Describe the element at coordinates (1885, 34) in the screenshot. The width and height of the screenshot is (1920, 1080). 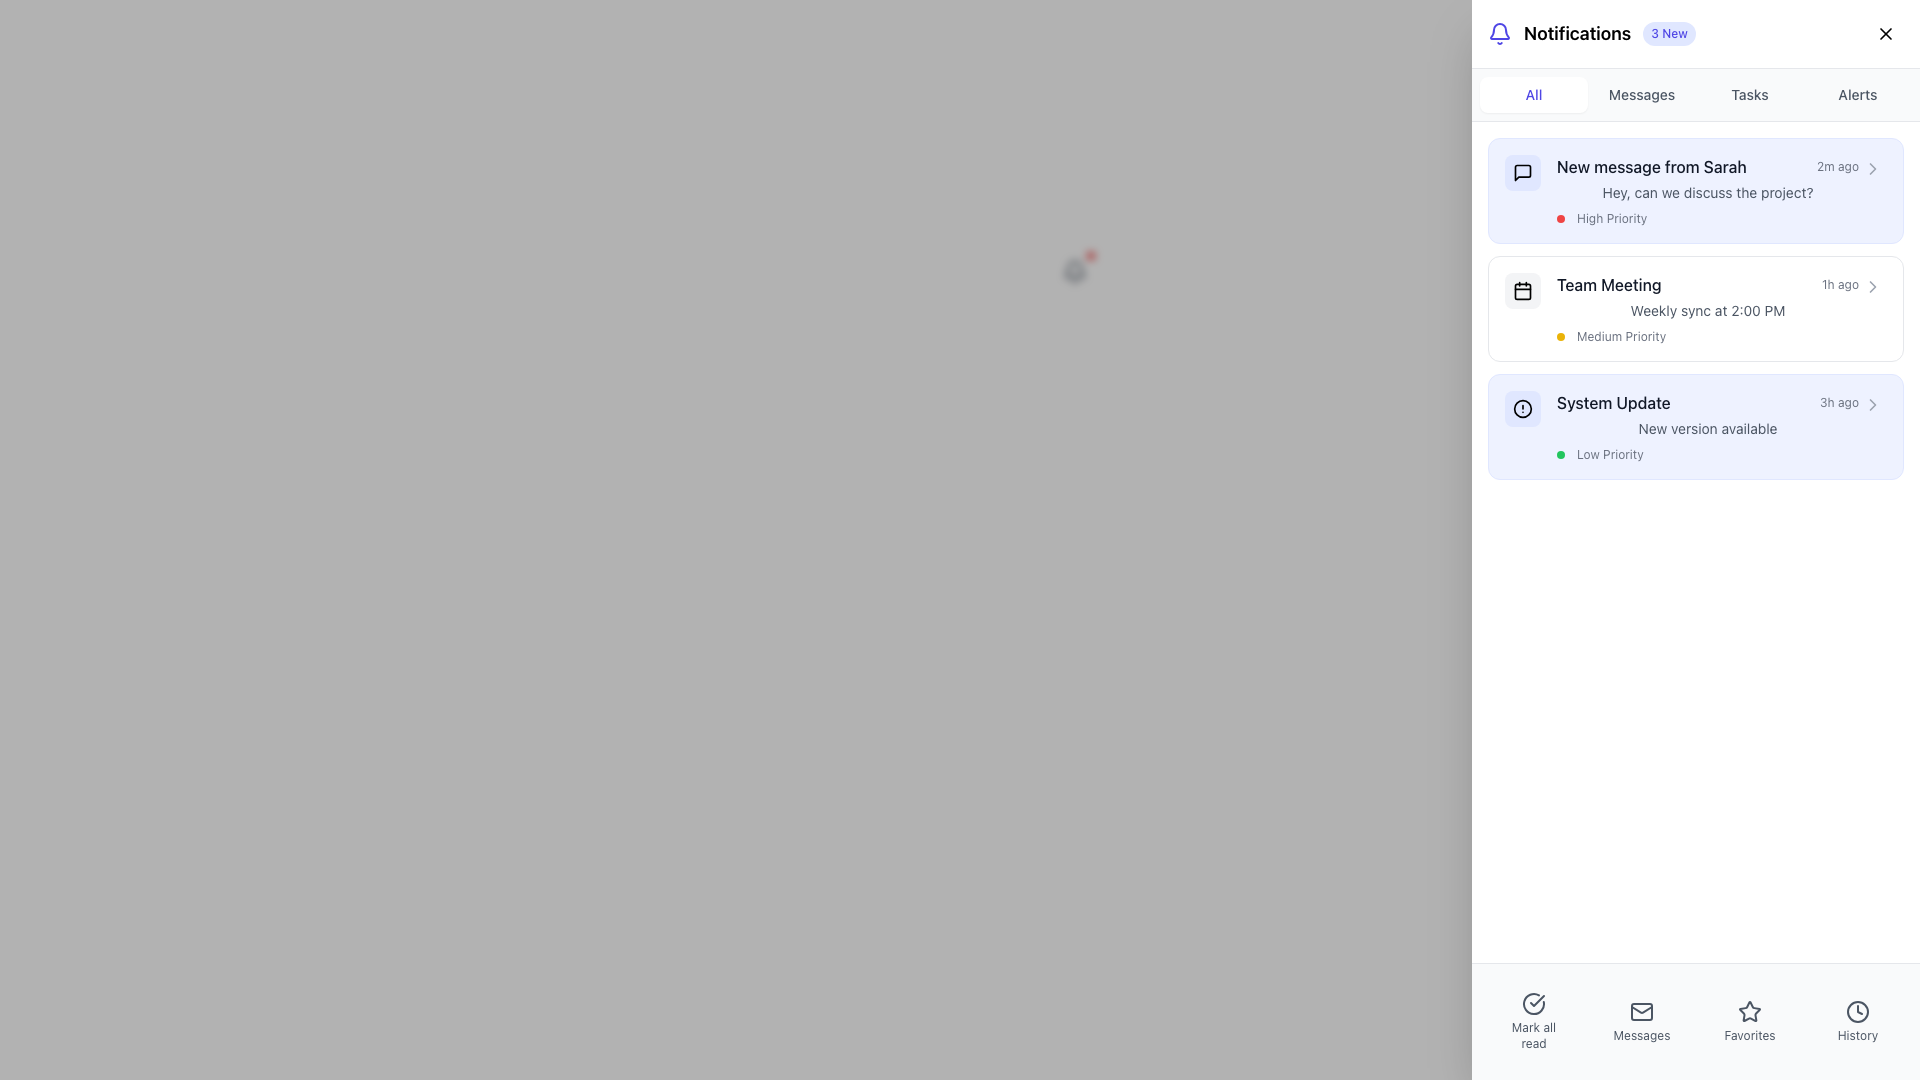
I see `the compact, circular button with an 'X' icon located at the far right end of the header section in the 'Notifications' panel` at that location.